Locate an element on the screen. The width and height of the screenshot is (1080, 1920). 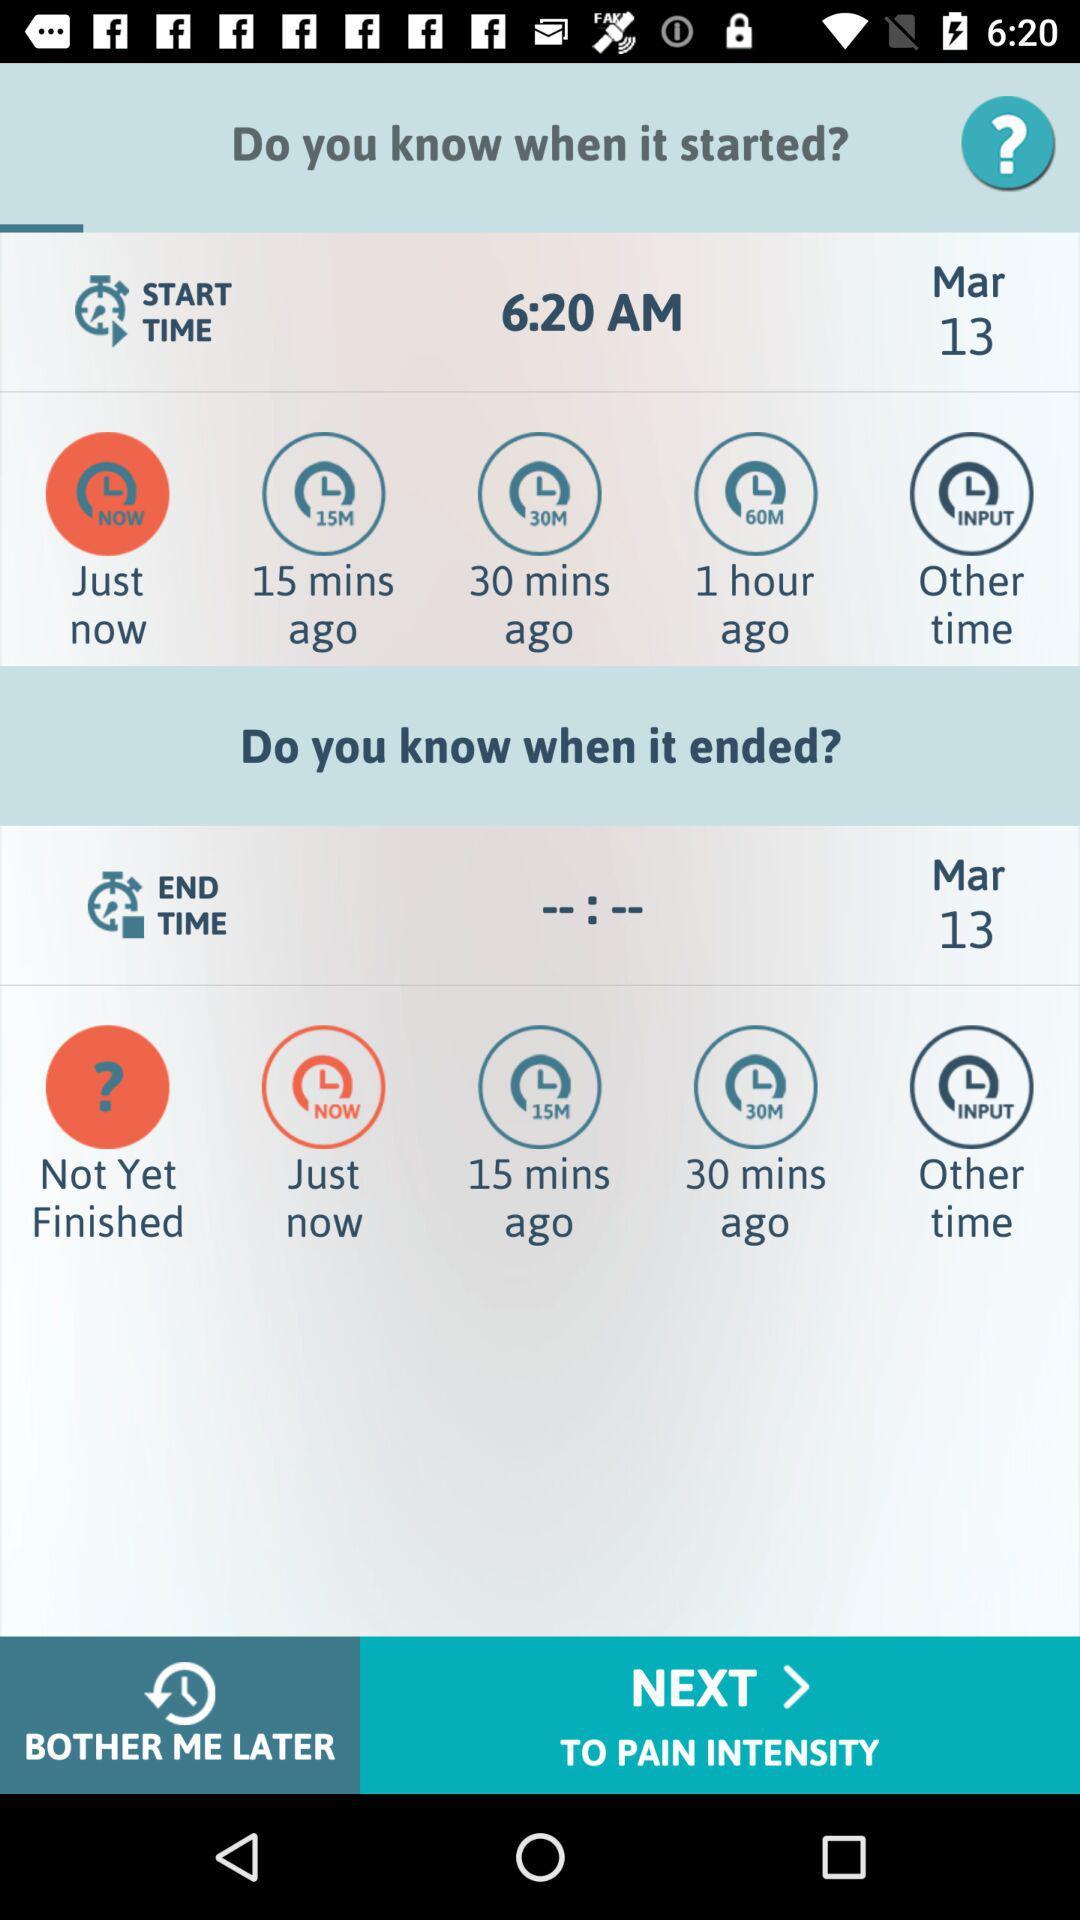
the item next to the start is located at coordinates (591, 311).